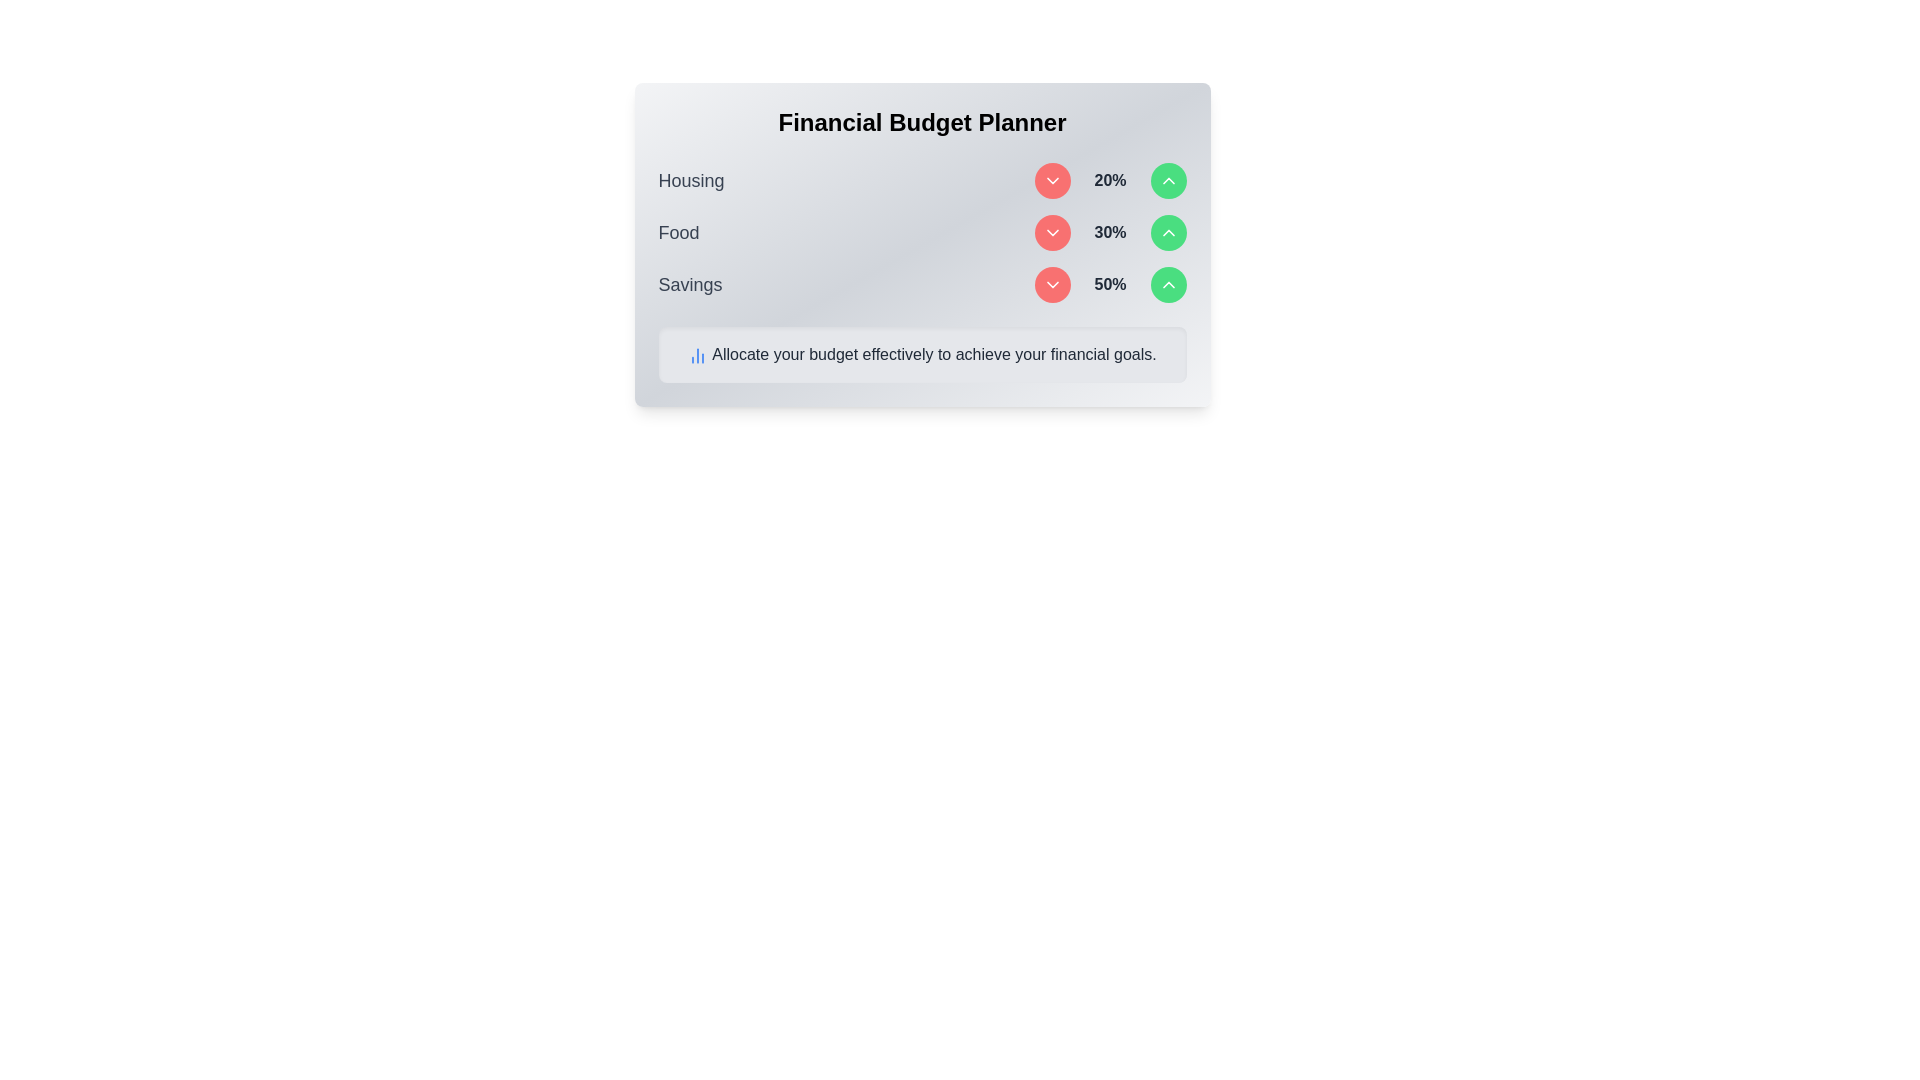 The height and width of the screenshot is (1080, 1920). I want to click on the label displaying '50%' in bold text, which is centered between a red circular button on the left and a green circular button on the right in the third row under 'Savings', so click(1109, 285).